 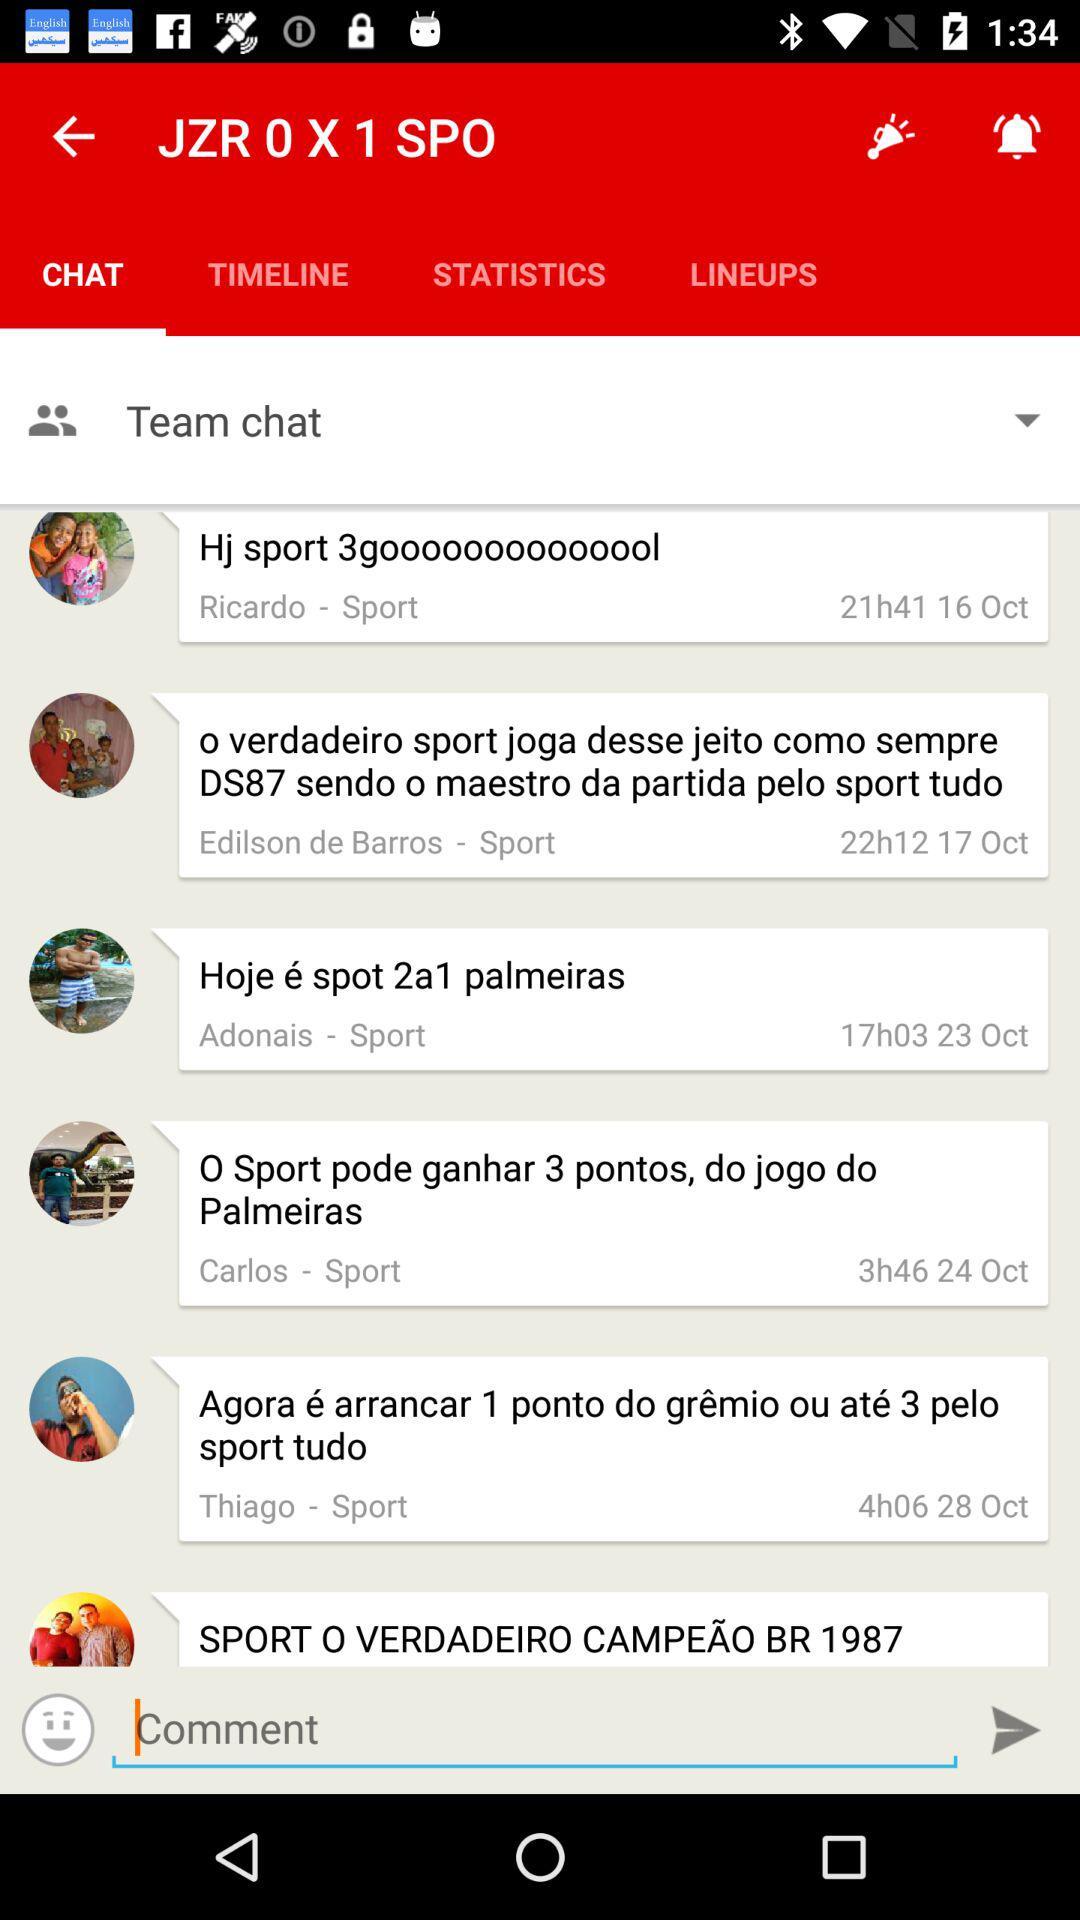 What do you see at coordinates (72, 135) in the screenshot?
I see `the app to the left of the jzr 0 x item` at bounding box center [72, 135].